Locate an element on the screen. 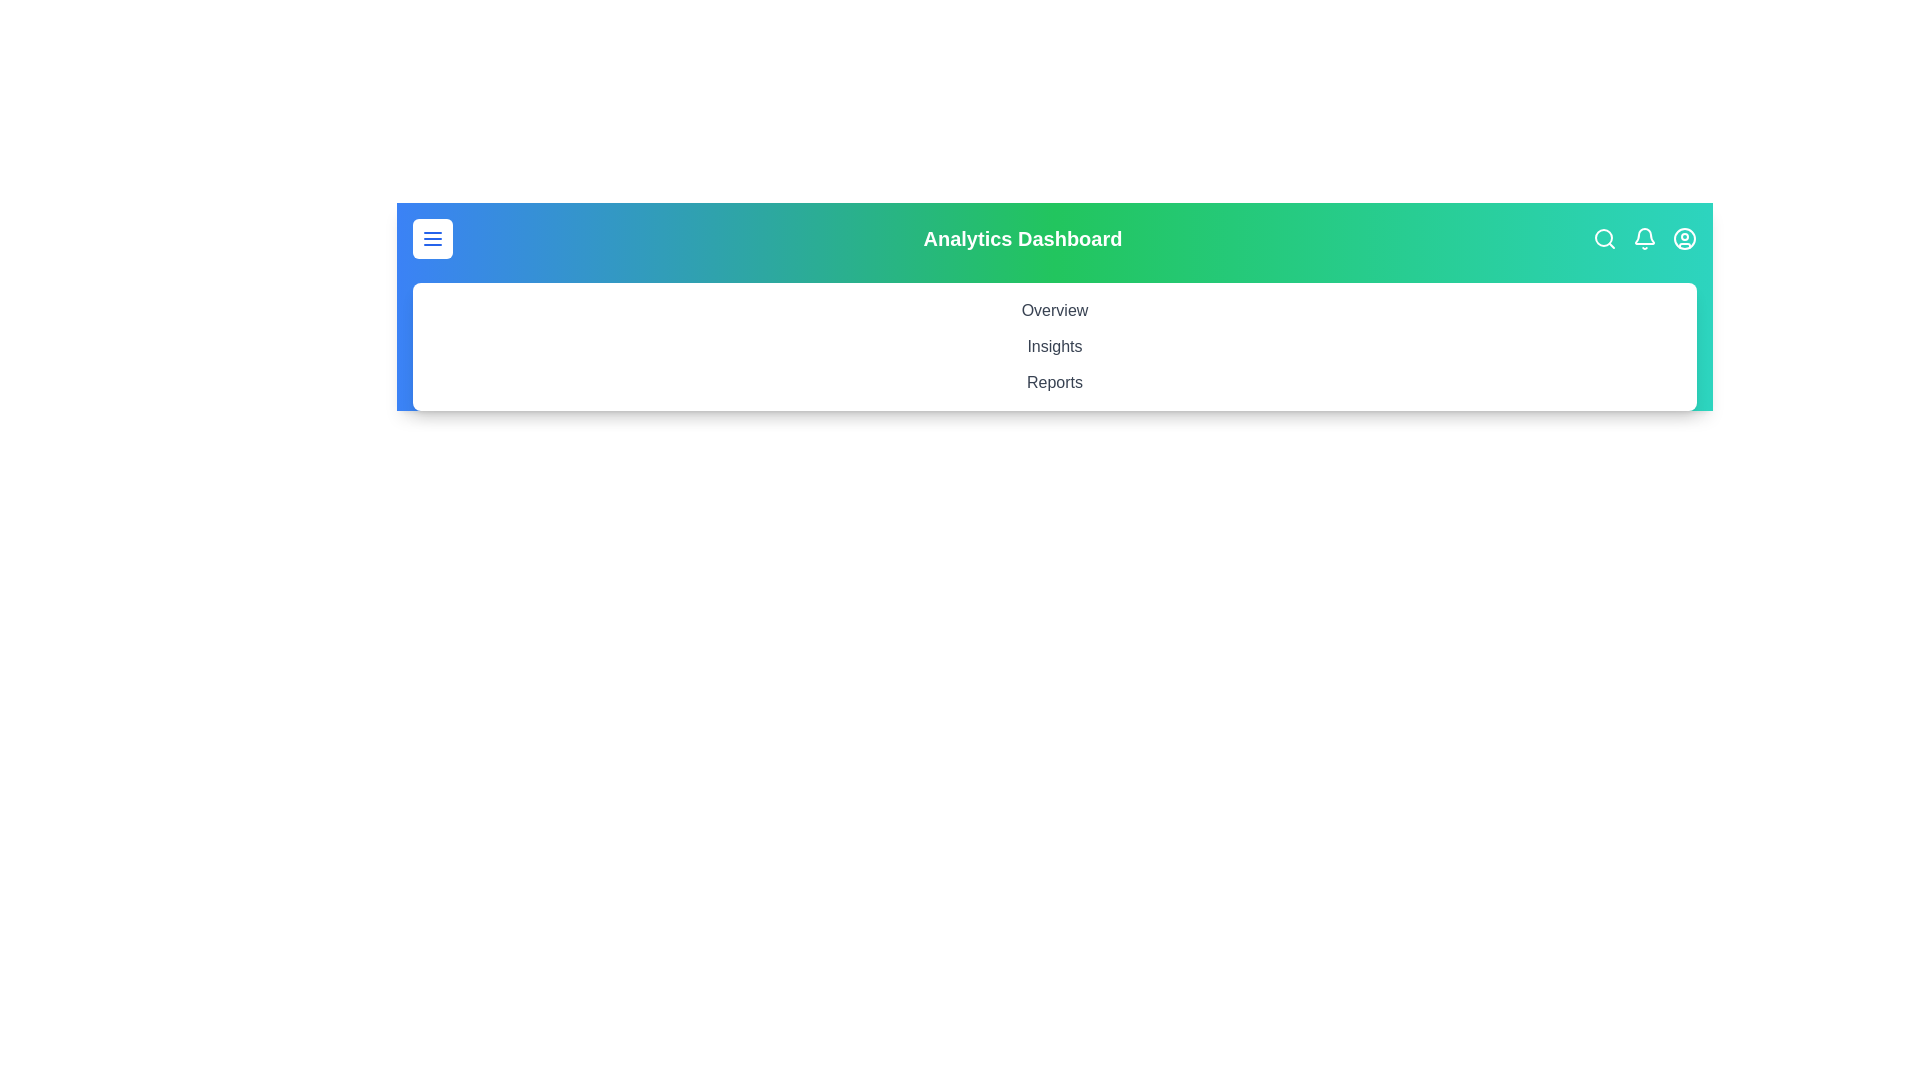 The image size is (1920, 1080). the notification bell icon to view notifications is located at coordinates (1645, 238).